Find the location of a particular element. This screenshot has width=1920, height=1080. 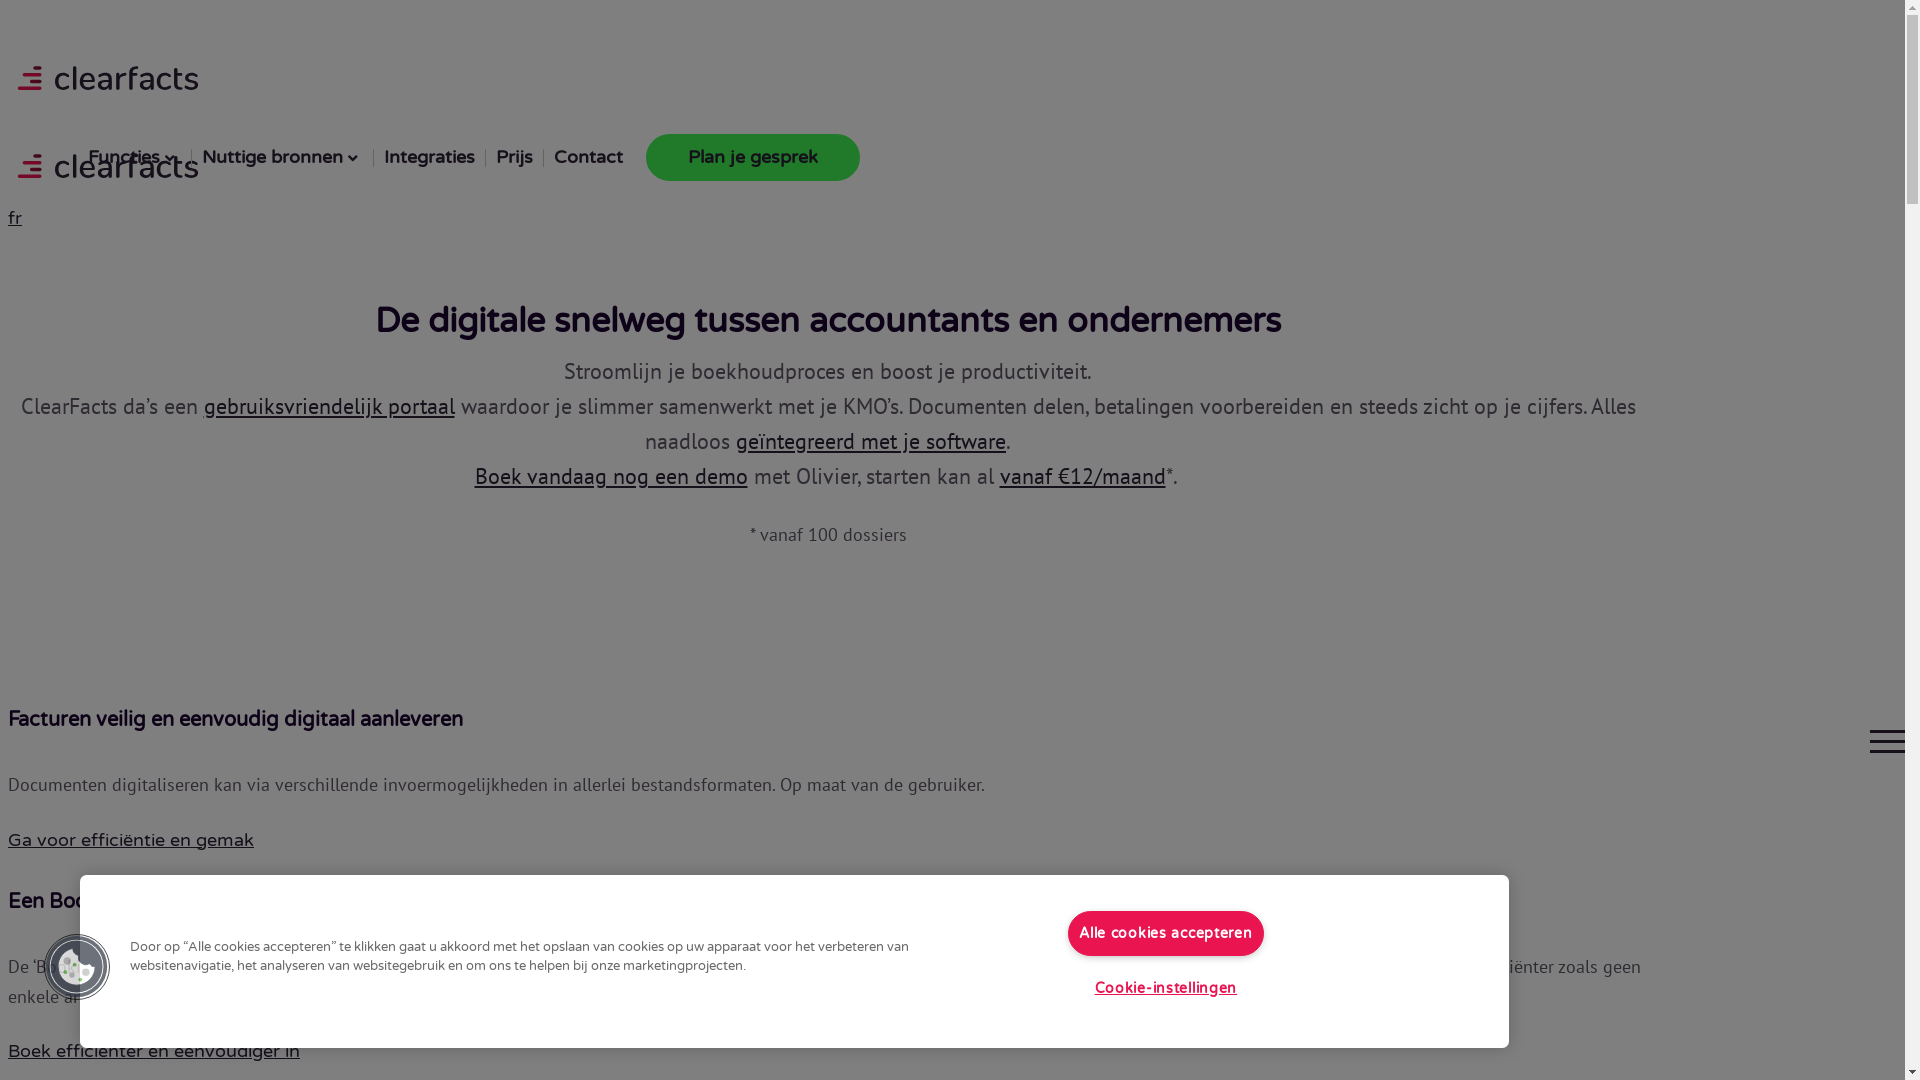

'fr' is located at coordinates (14, 218).